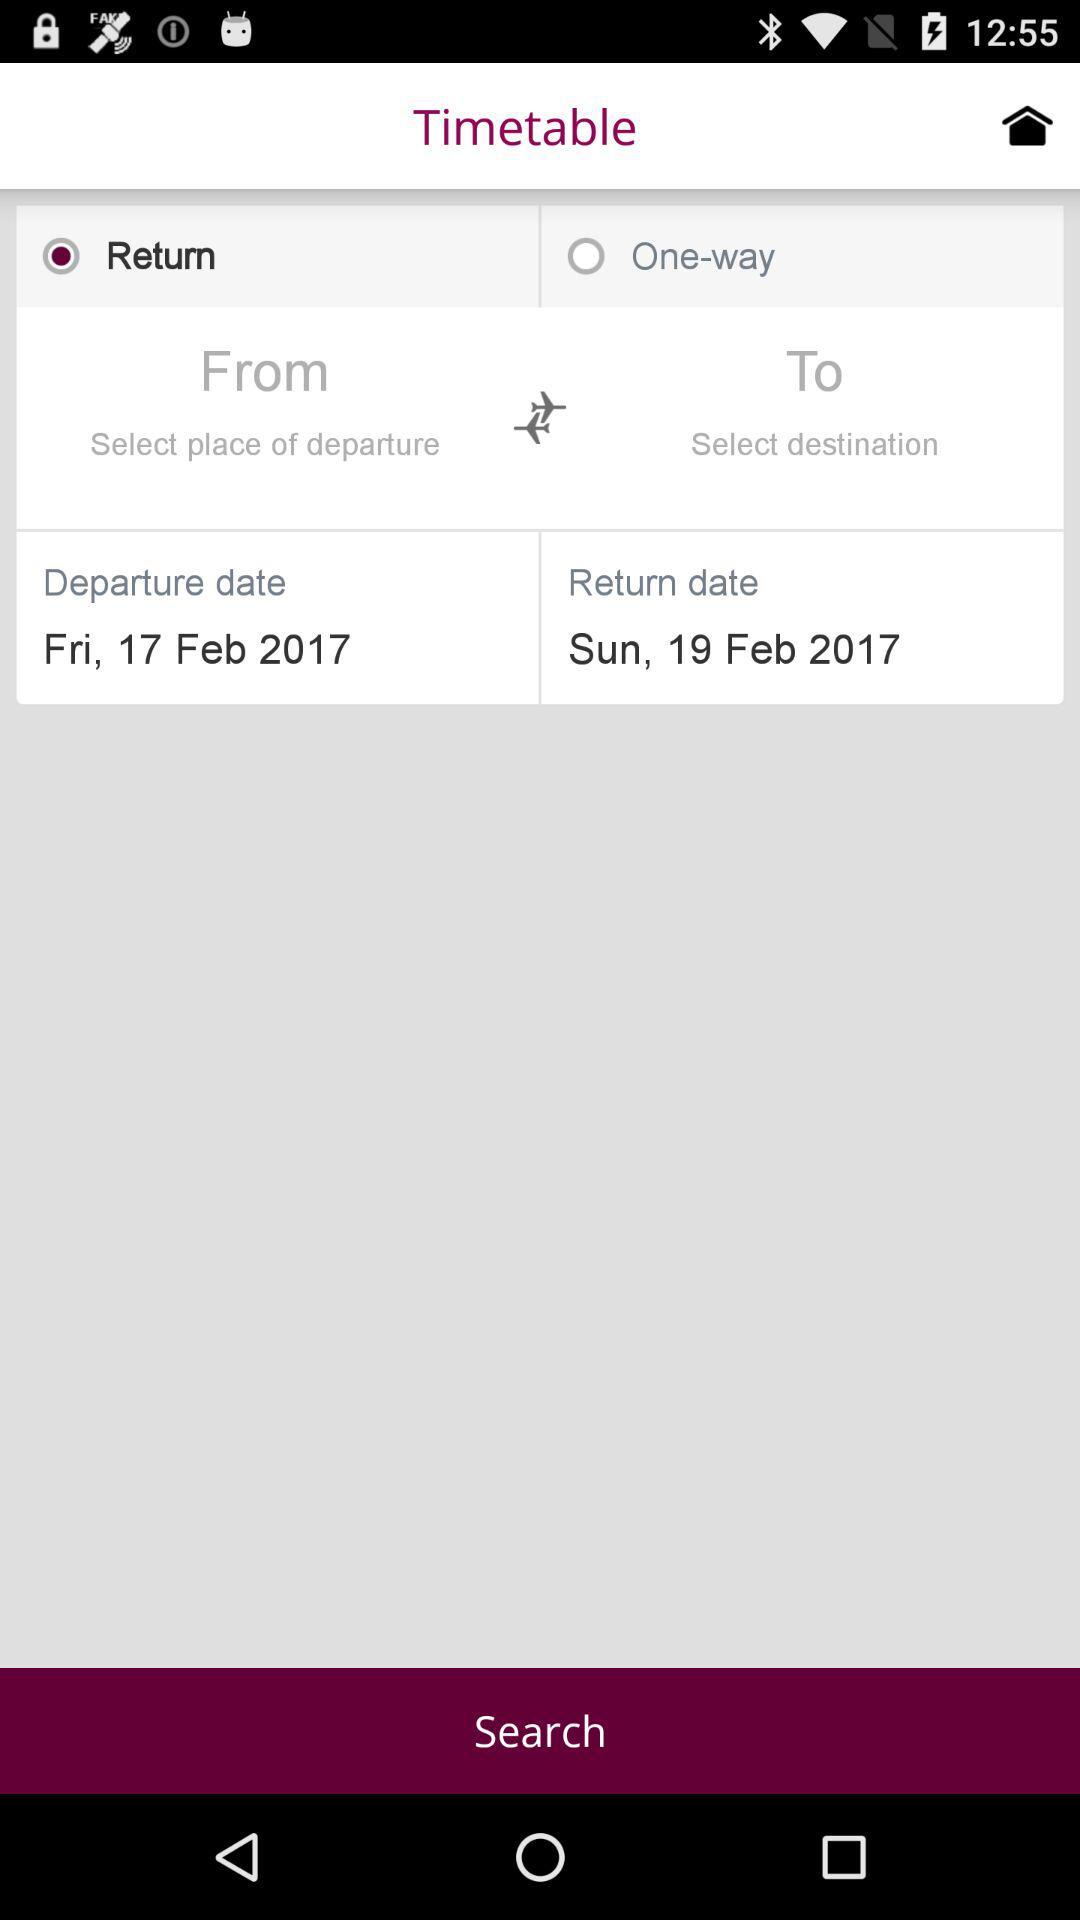 The height and width of the screenshot is (1920, 1080). I want to click on the one-way icon, so click(801, 255).